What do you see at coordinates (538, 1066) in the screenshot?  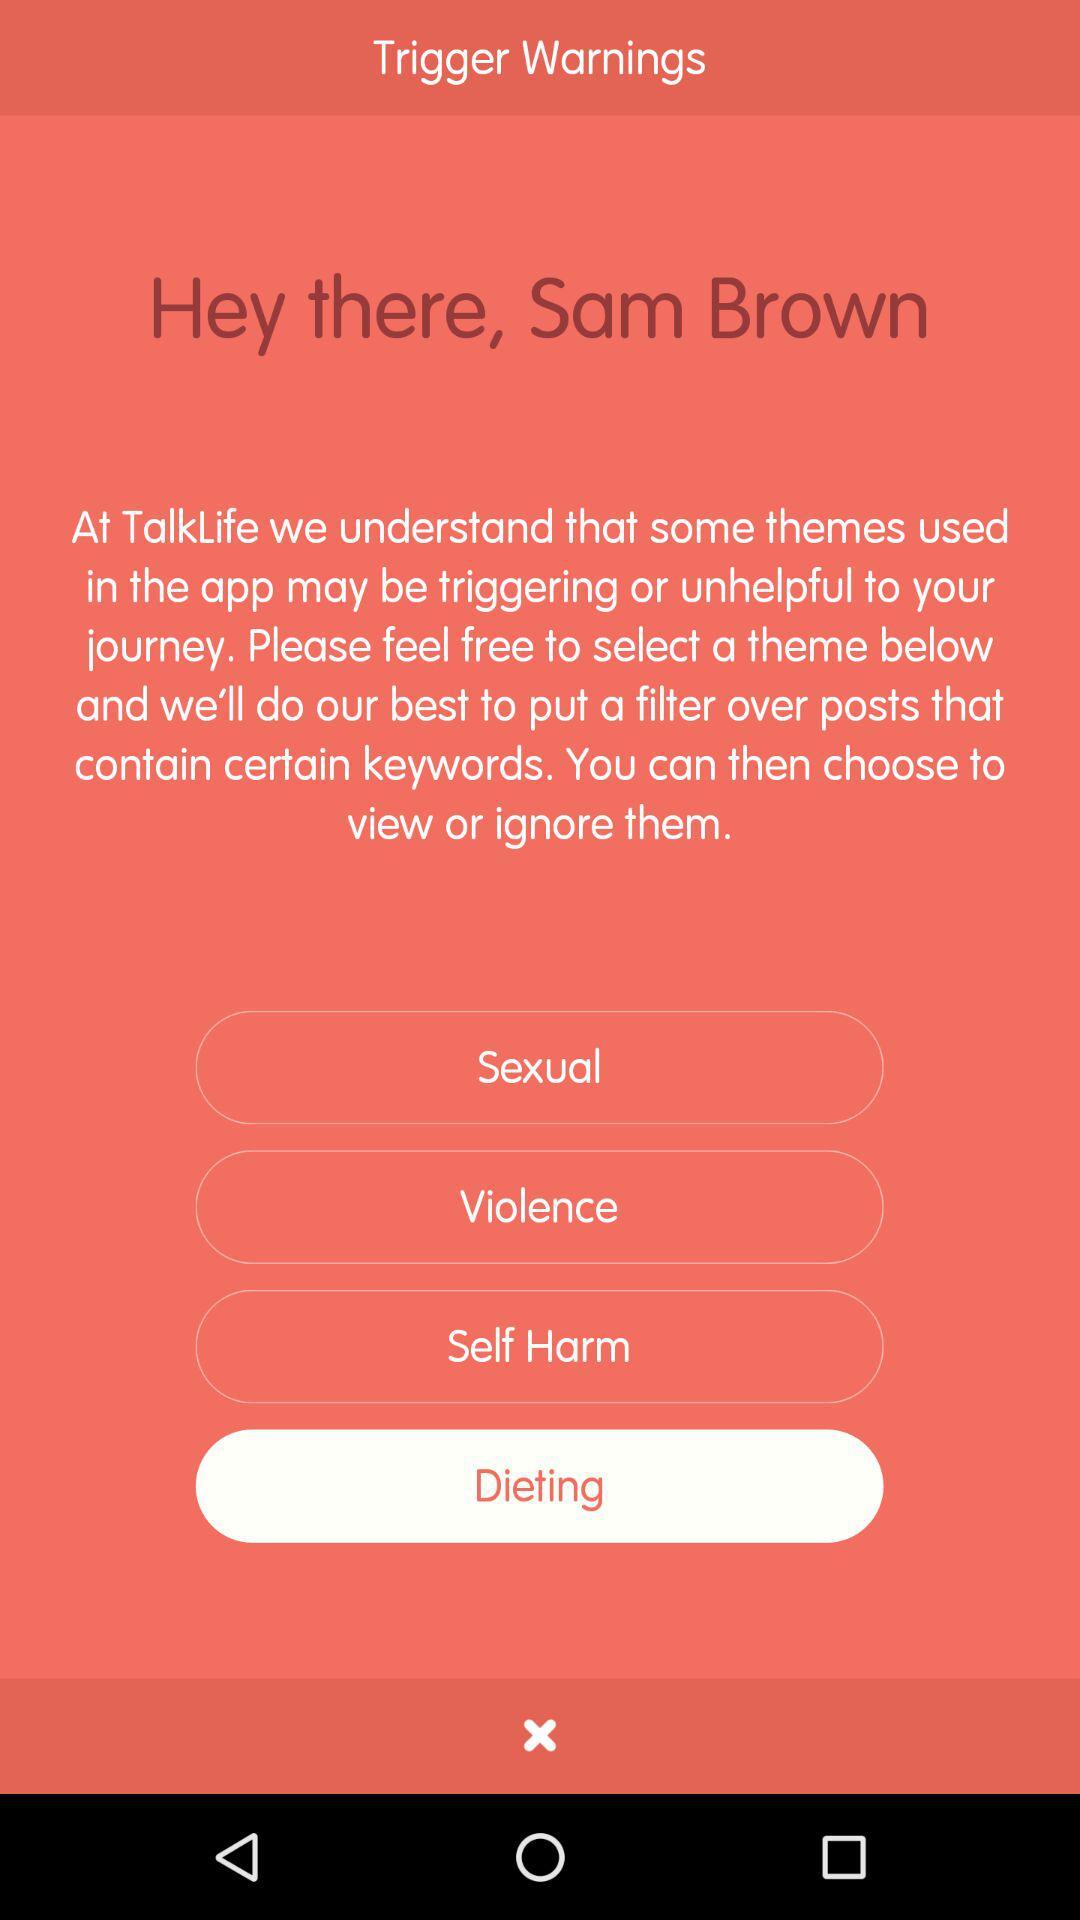 I see `the sexual item` at bounding box center [538, 1066].